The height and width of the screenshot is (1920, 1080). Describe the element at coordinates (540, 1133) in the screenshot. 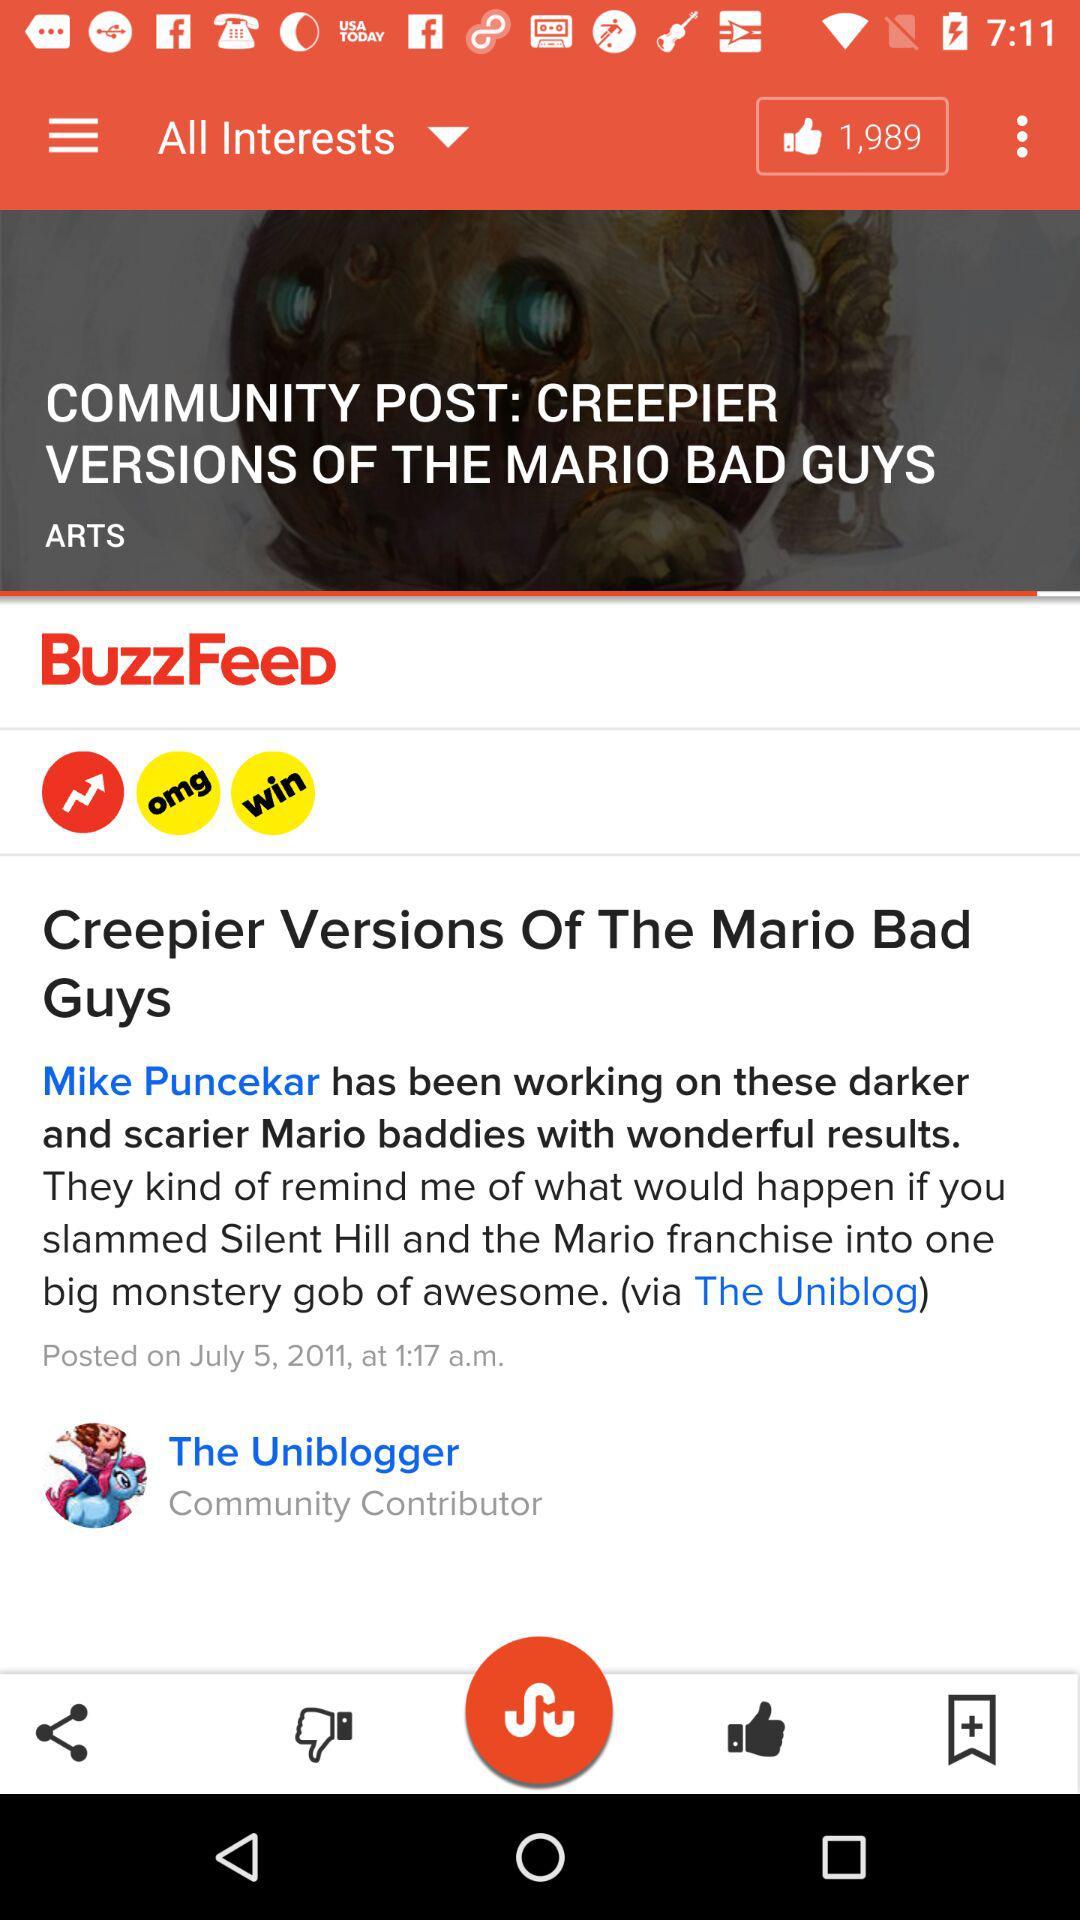

I see `video details` at that location.